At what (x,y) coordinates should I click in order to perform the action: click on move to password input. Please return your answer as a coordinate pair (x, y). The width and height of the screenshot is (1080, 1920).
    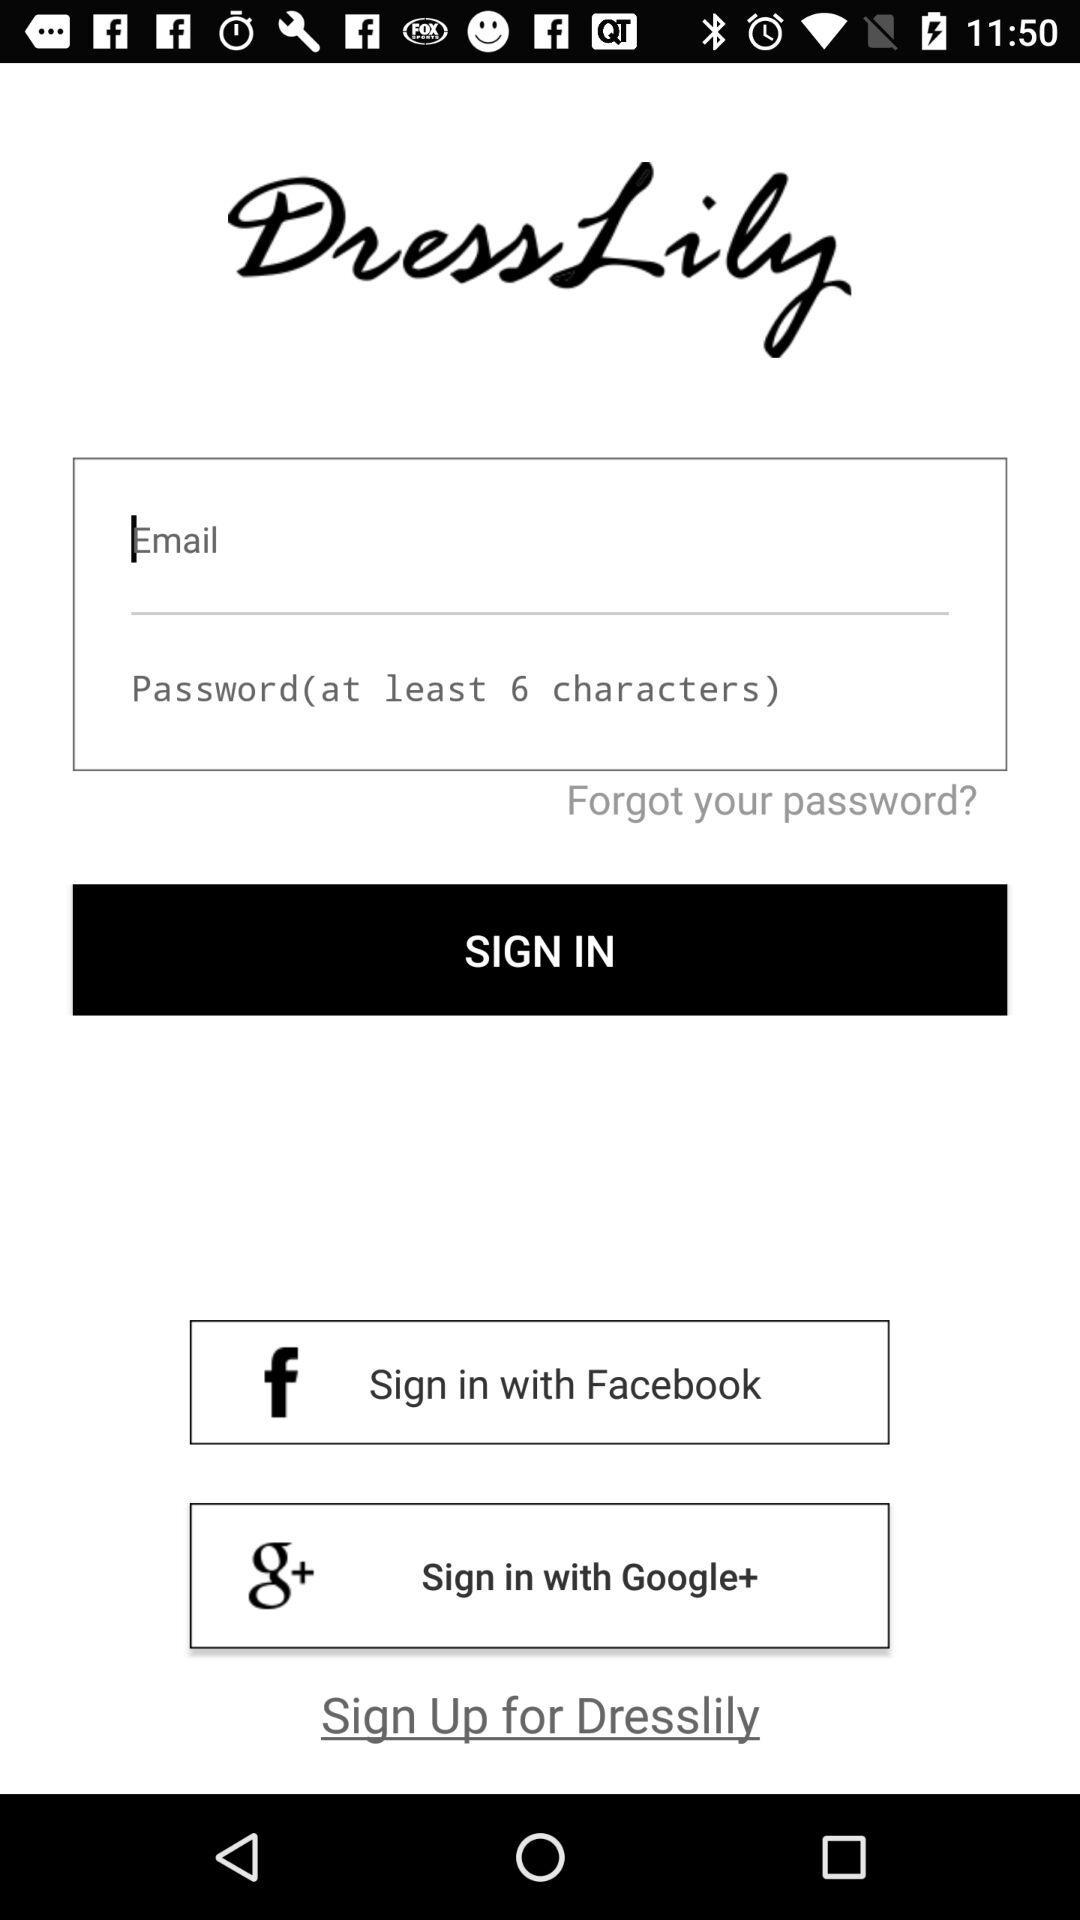
    Looking at the image, I should click on (540, 687).